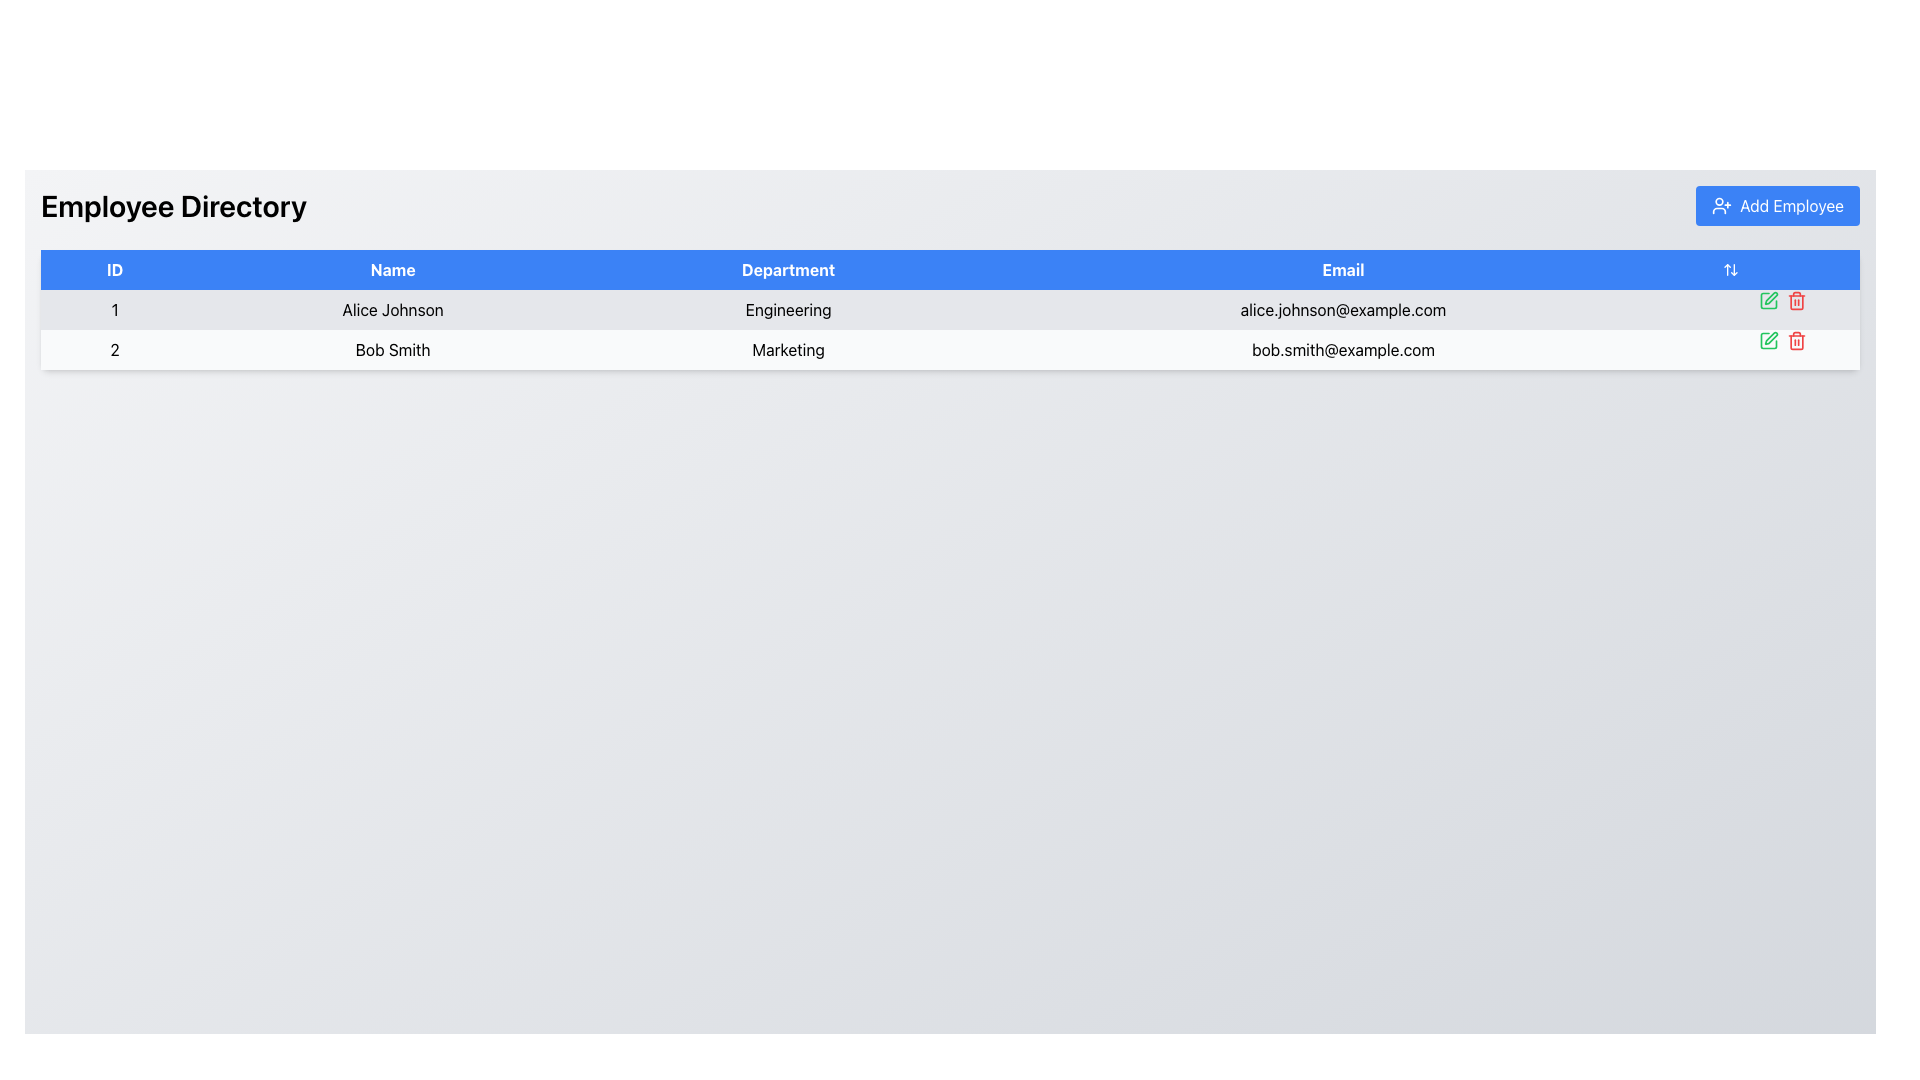 The height and width of the screenshot is (1080, 1920). What do you see at coordinates (1729, 270) in the screenshot?
I see `the Sort Indicator Icon located in the second column of the table header, which is positioned within a blue-colored row and adjacent to the edit and delete icons` at bounding box center [1729, 270].